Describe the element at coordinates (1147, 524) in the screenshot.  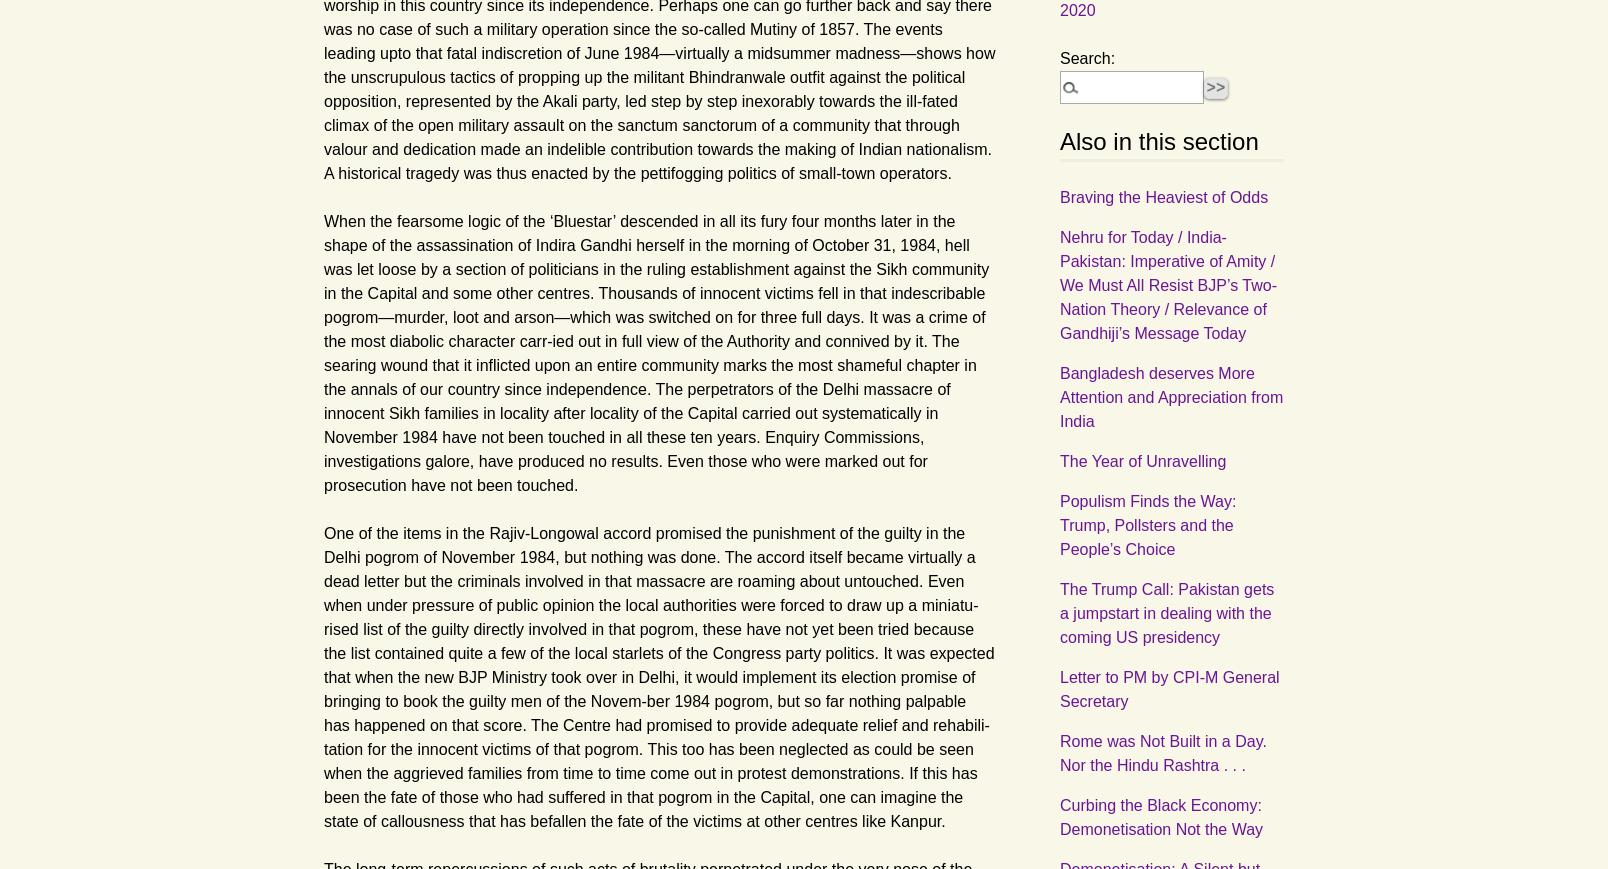
I see `'Populism Finds the Way: Trump, Pollsters and the People’s Choice'` at that location.